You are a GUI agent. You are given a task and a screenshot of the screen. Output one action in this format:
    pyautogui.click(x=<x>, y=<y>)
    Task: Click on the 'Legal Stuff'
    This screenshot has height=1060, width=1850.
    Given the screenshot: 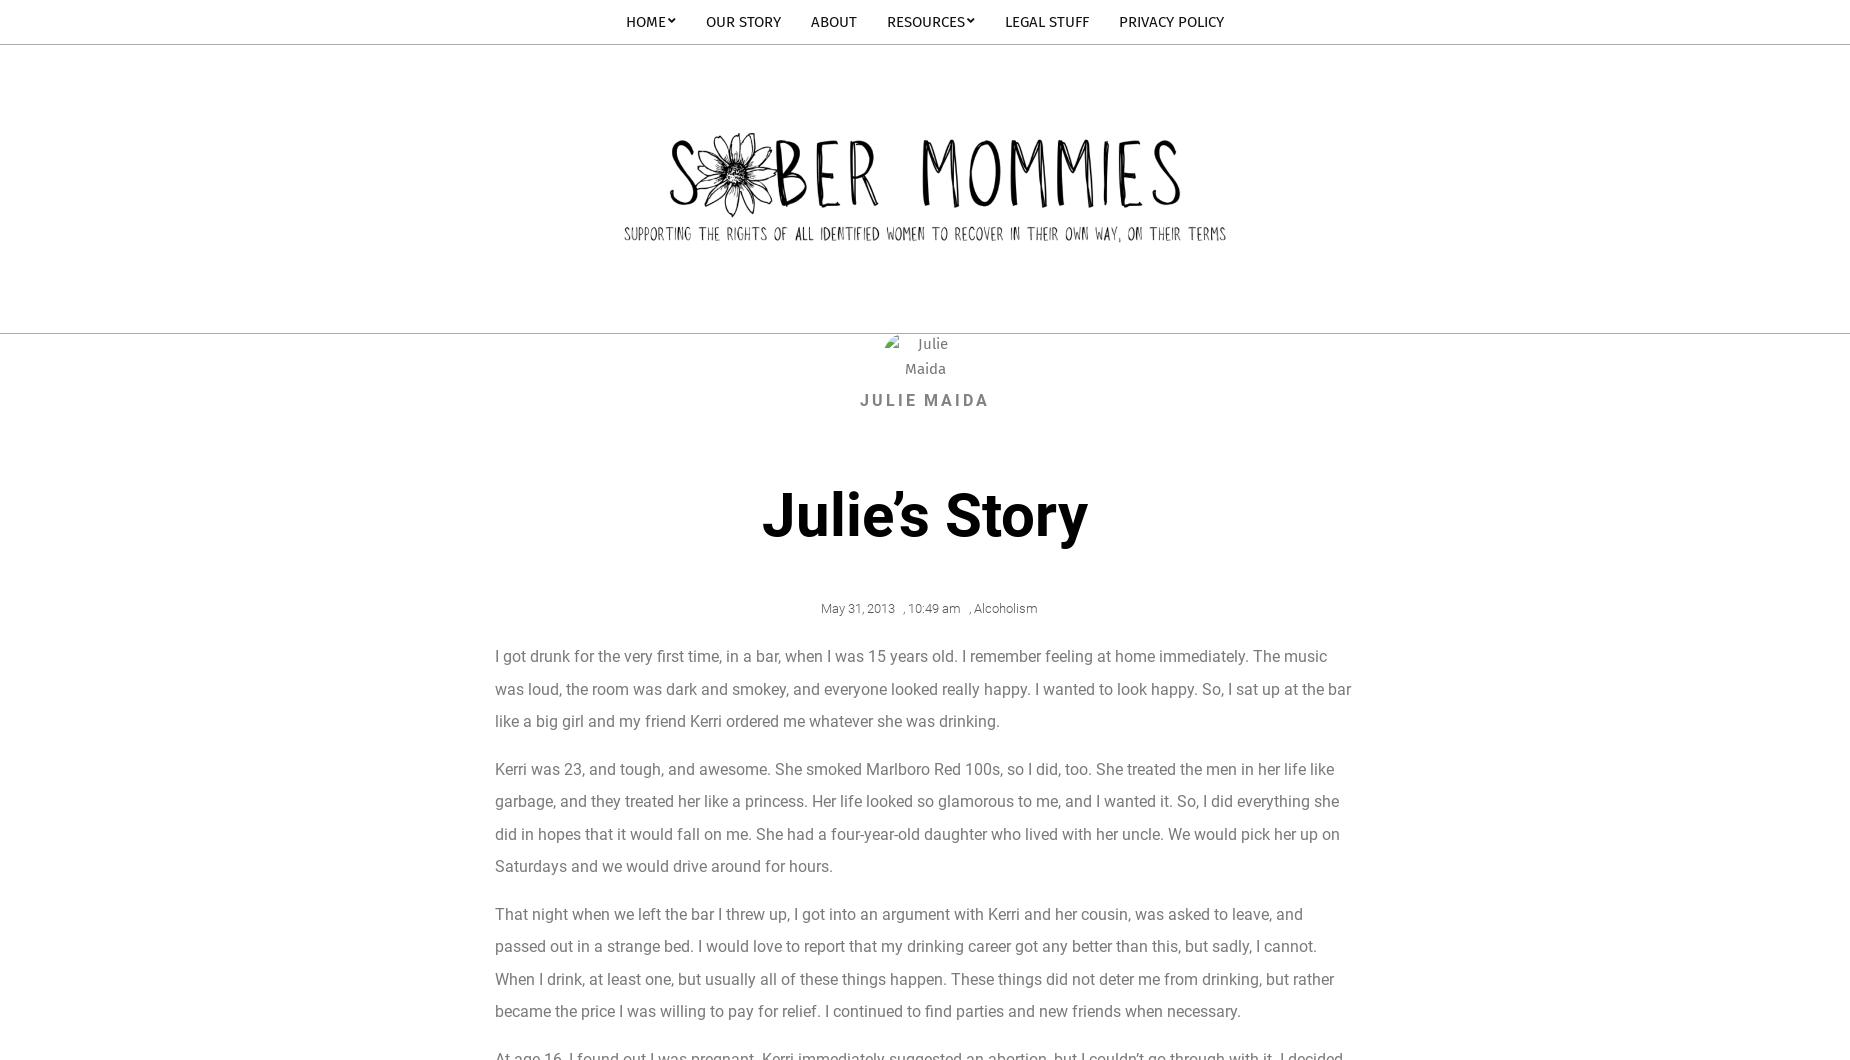 What is the action you would take?
    pyautogui.click(x=1045, y=22)
    